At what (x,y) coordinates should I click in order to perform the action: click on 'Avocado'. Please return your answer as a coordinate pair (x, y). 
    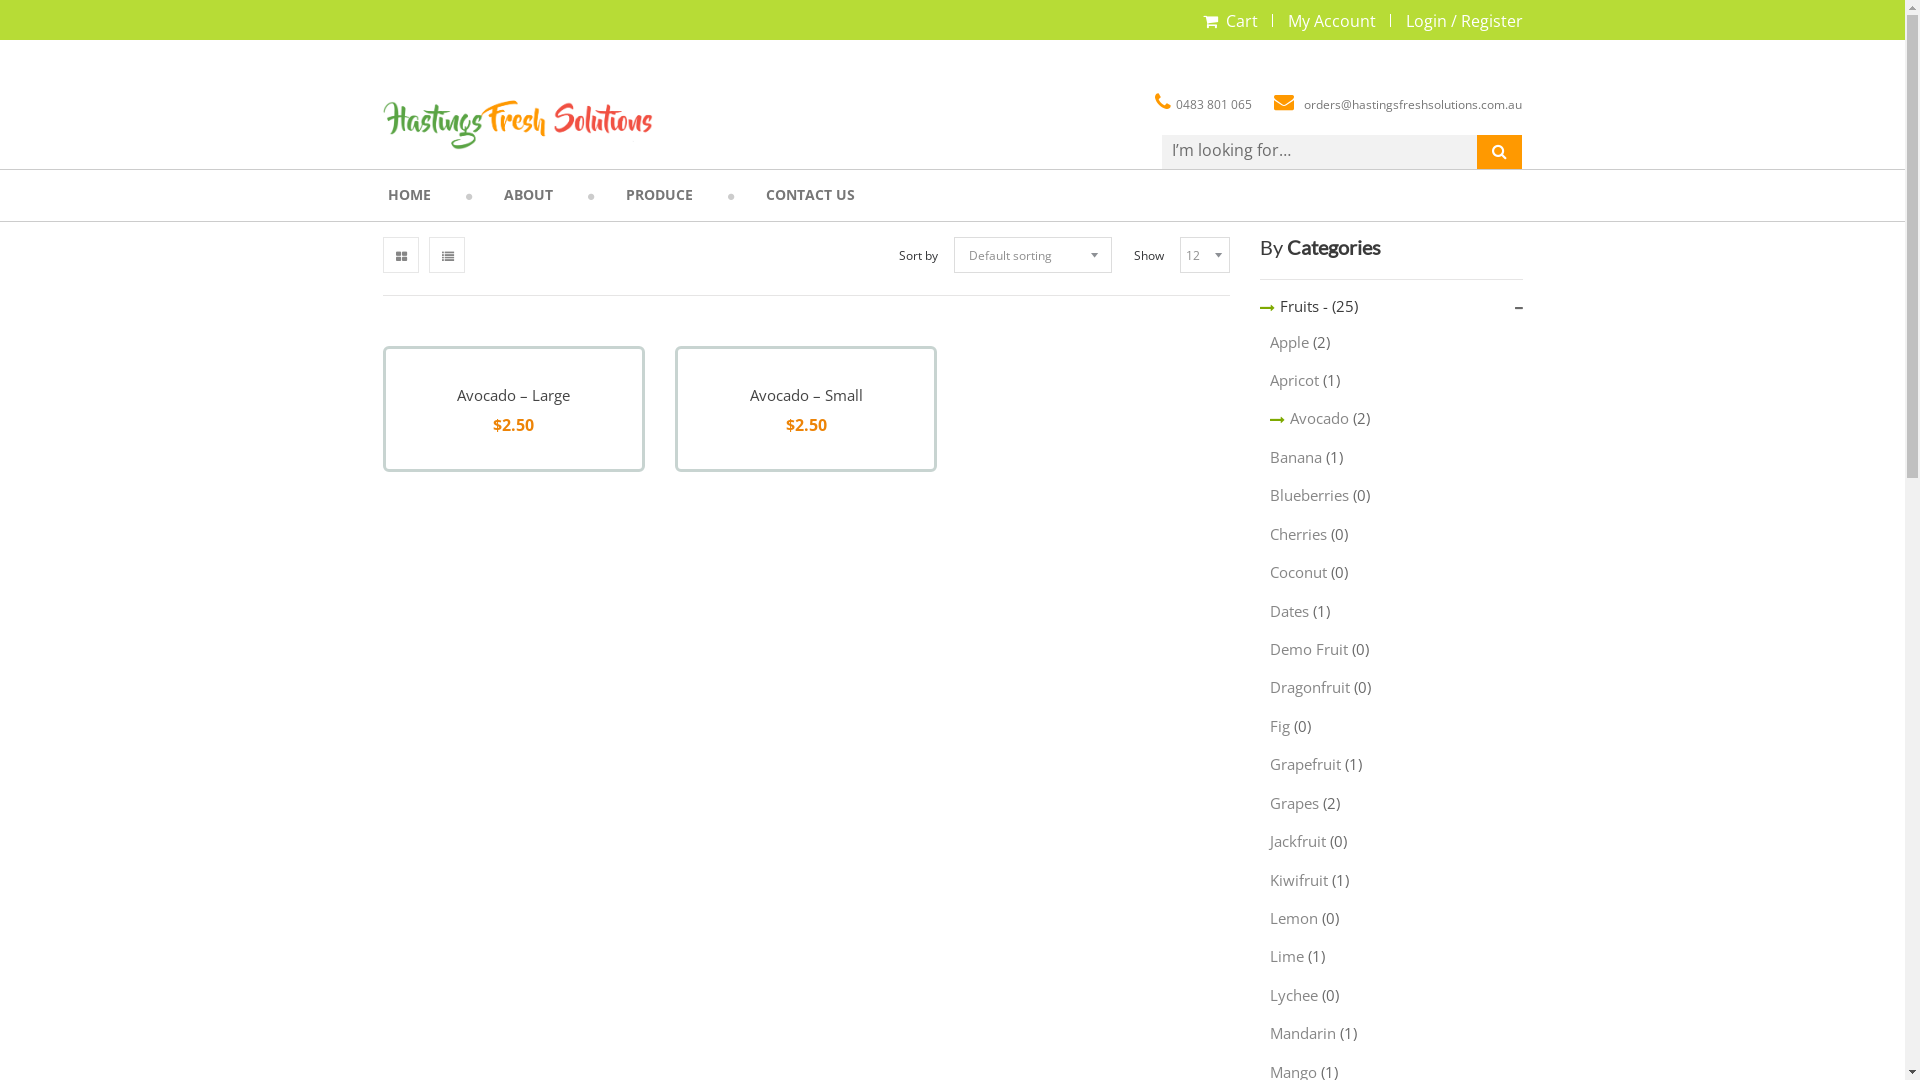
    Looking at the image, I should click on (1309, 416).